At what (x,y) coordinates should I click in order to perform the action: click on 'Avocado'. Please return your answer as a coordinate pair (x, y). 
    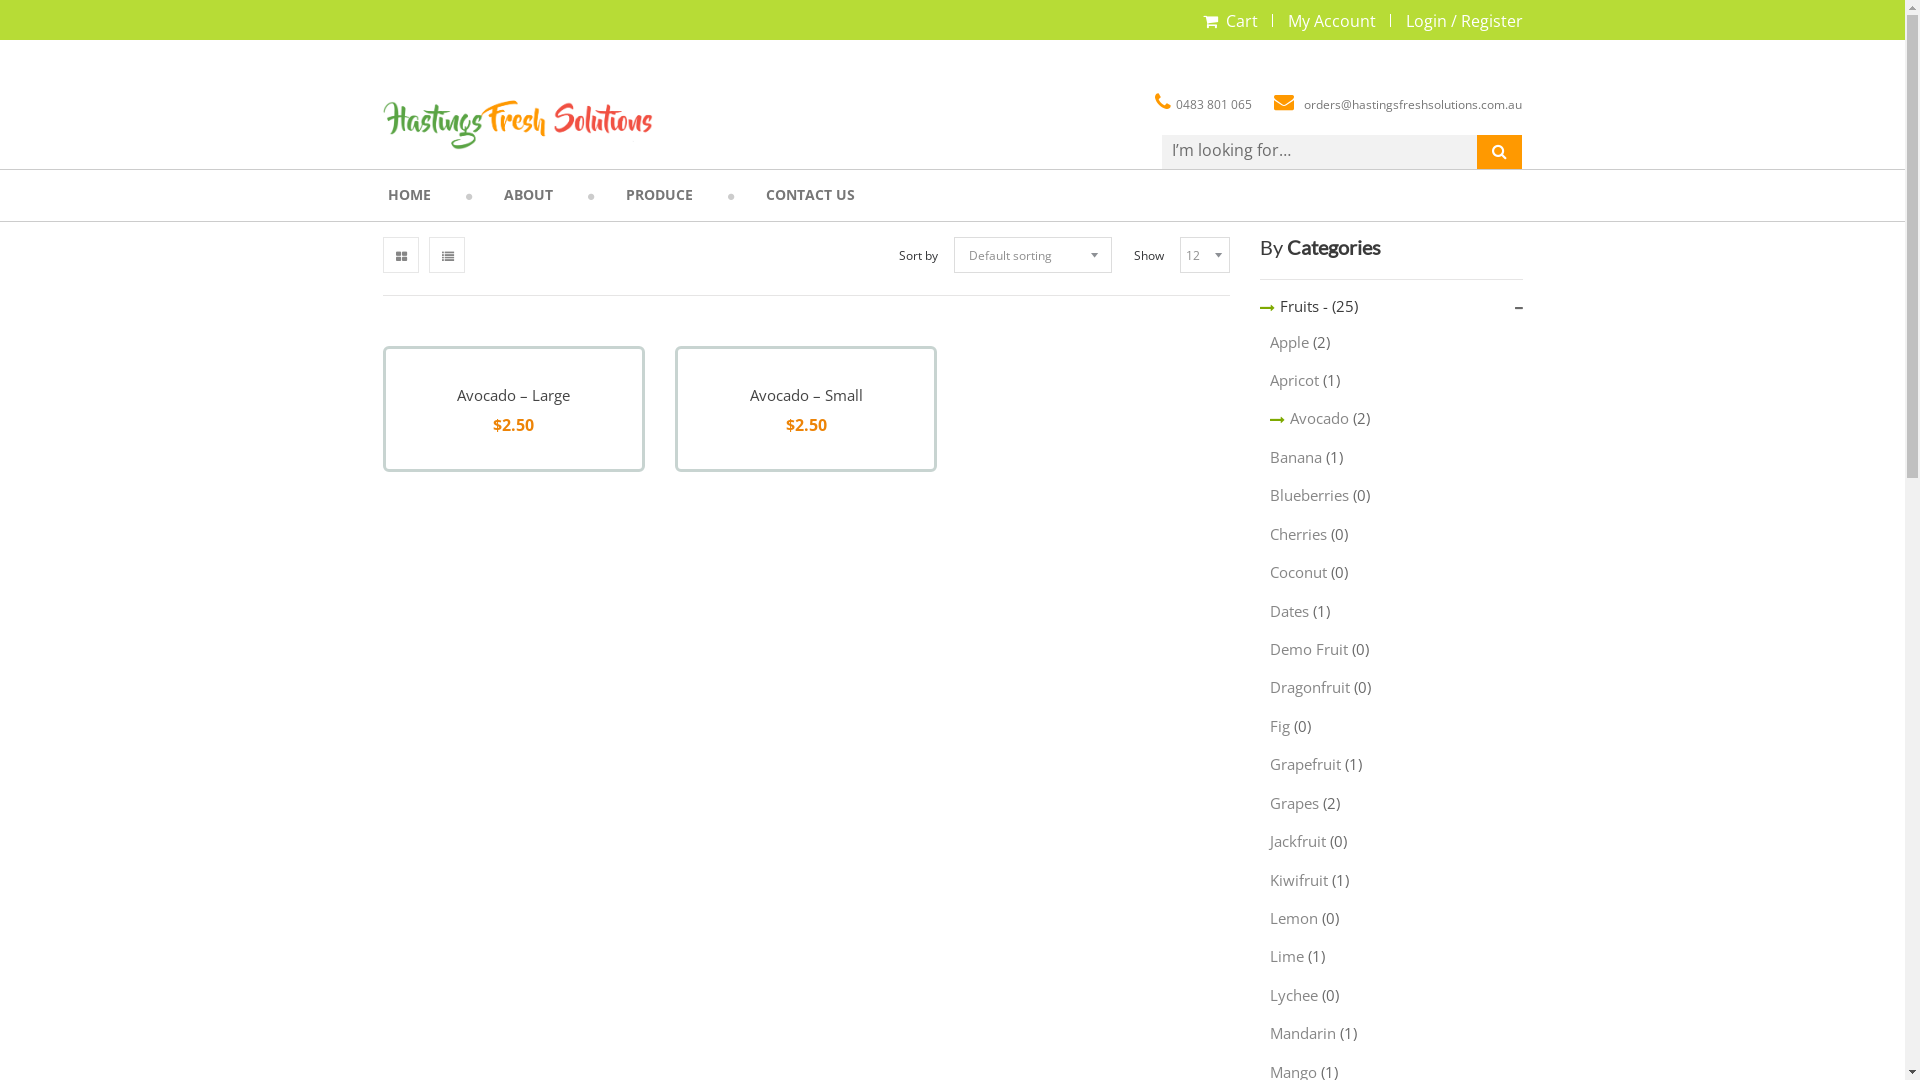
    Looking at the image, I should click on (1309, 416).